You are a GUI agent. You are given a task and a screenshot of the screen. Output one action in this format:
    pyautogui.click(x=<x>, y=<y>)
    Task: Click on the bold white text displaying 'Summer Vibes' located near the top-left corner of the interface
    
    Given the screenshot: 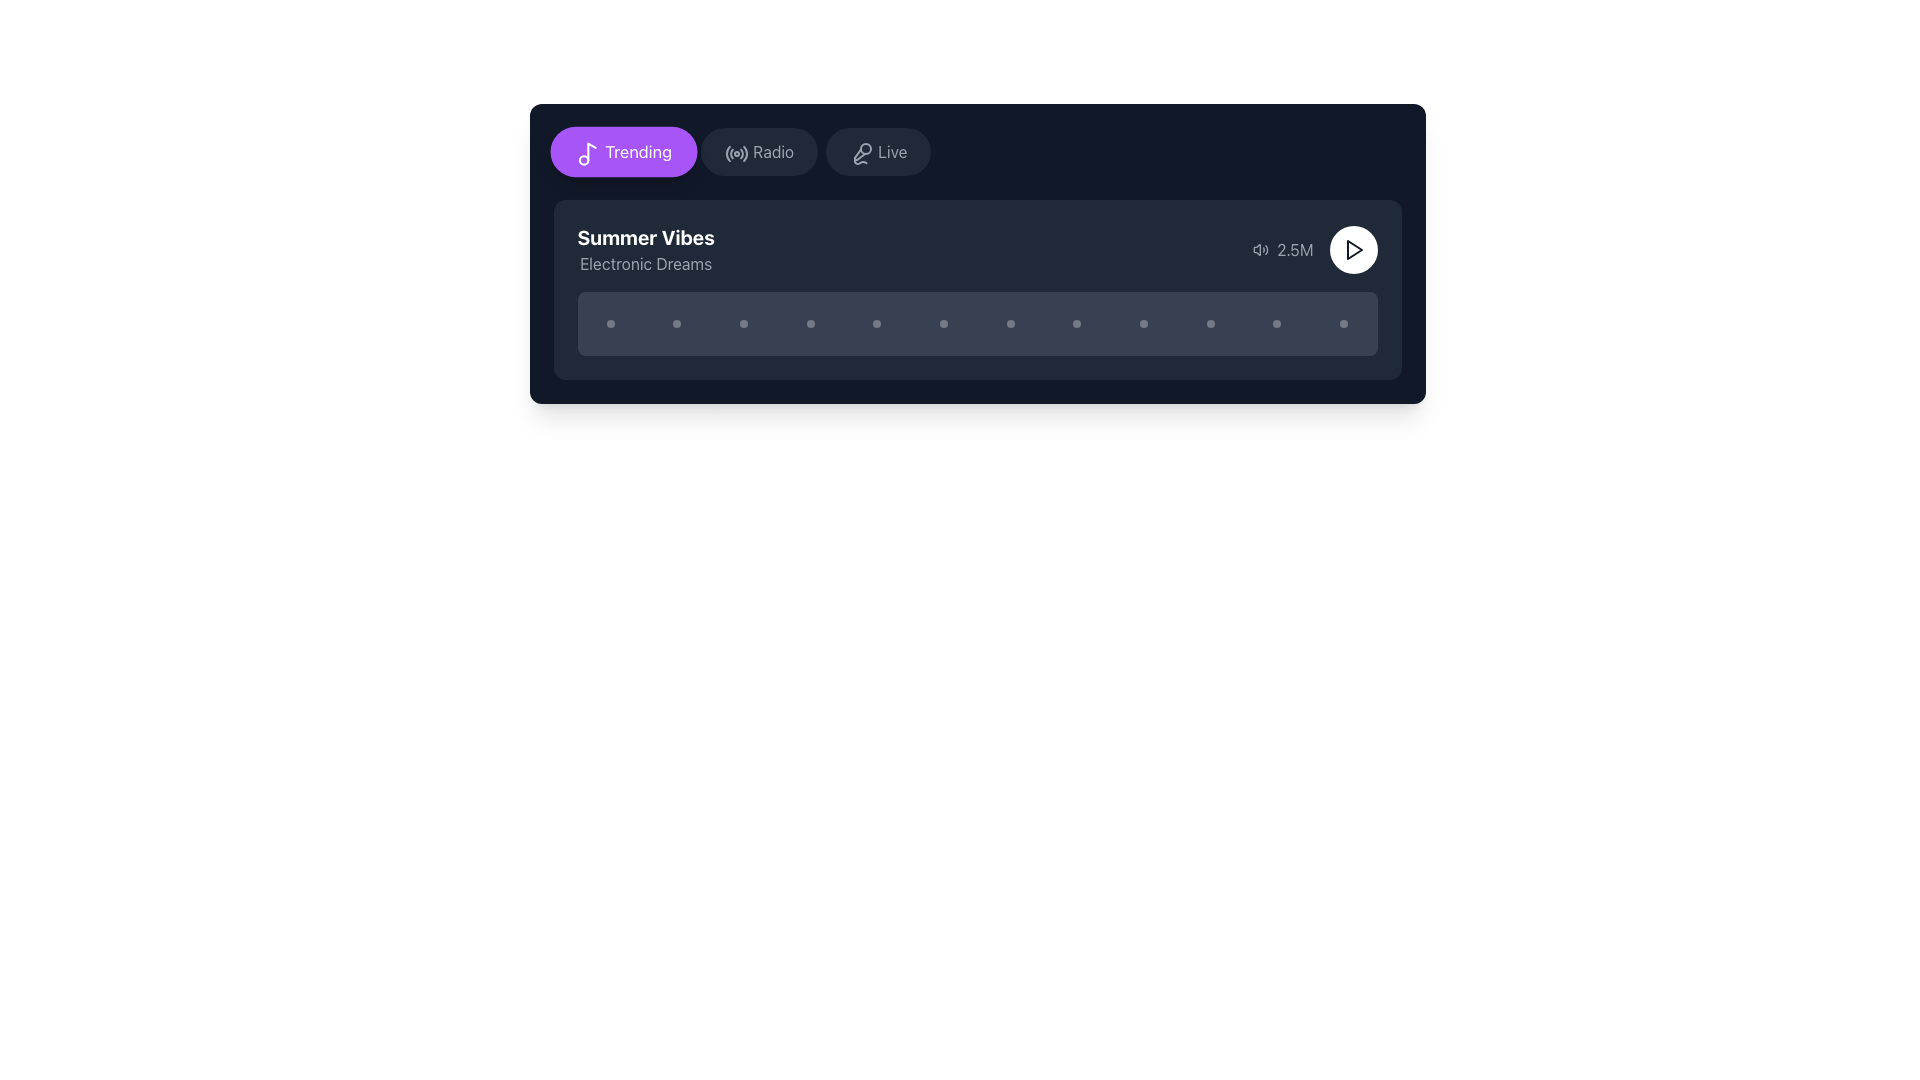 What is the action you would take?
    pyautogui.click(x=646, y=237)
    